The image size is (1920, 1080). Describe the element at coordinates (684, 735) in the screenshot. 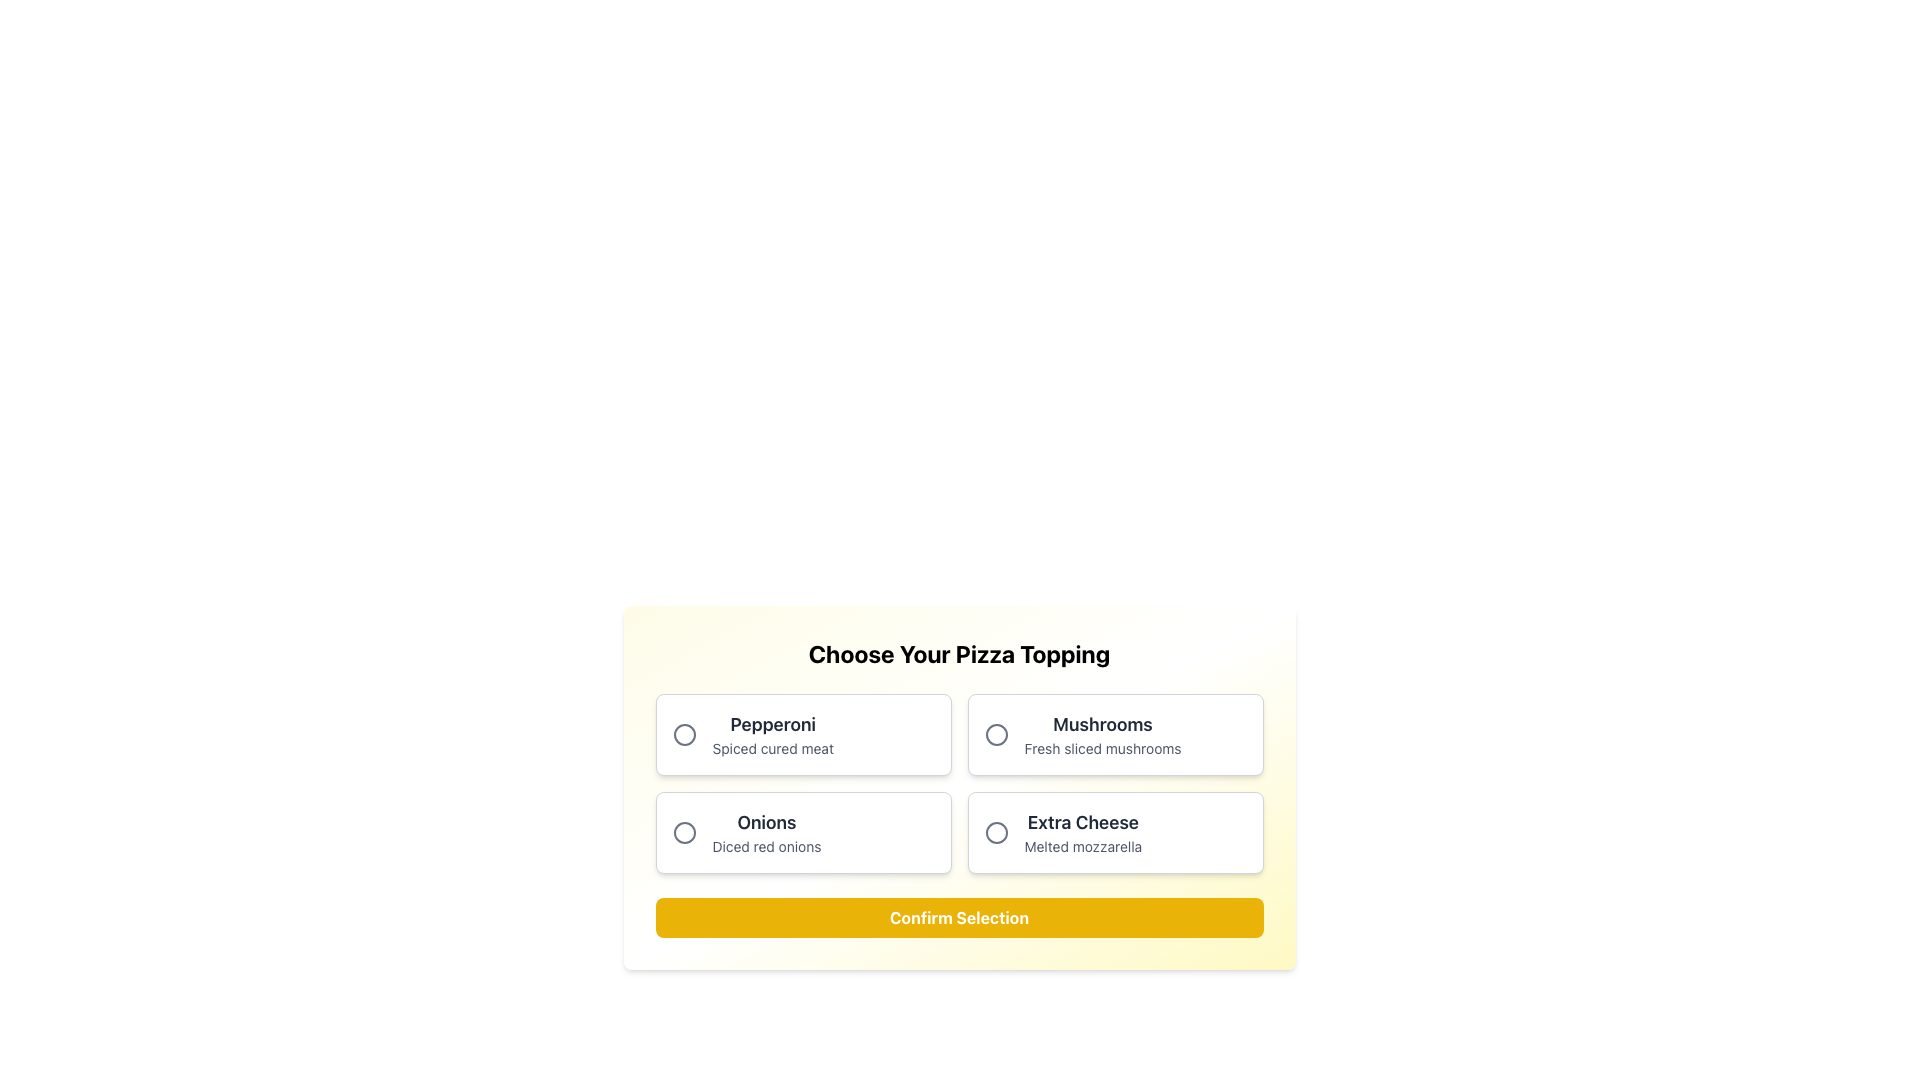

I see `the Radio button for the 'Pepperoni' option` at that location.